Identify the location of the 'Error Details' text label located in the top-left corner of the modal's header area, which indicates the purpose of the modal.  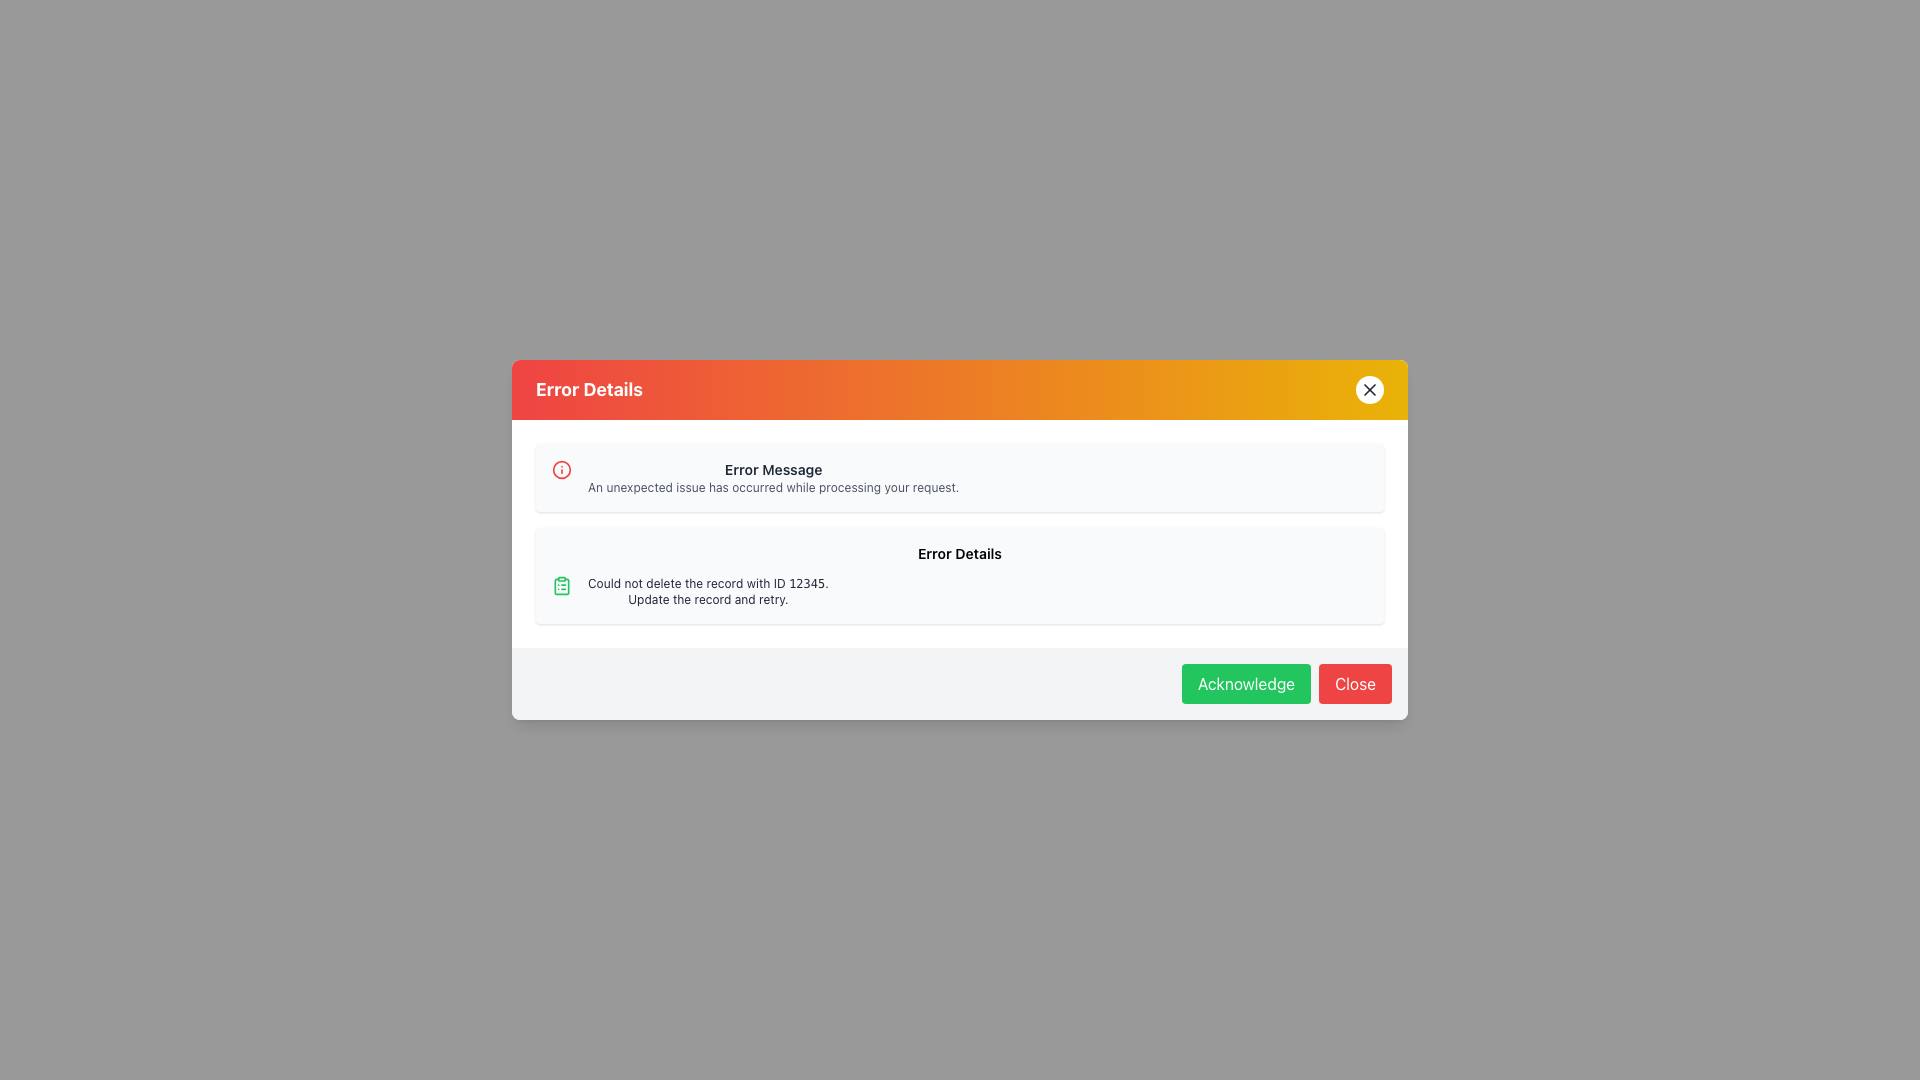
(588, 389).